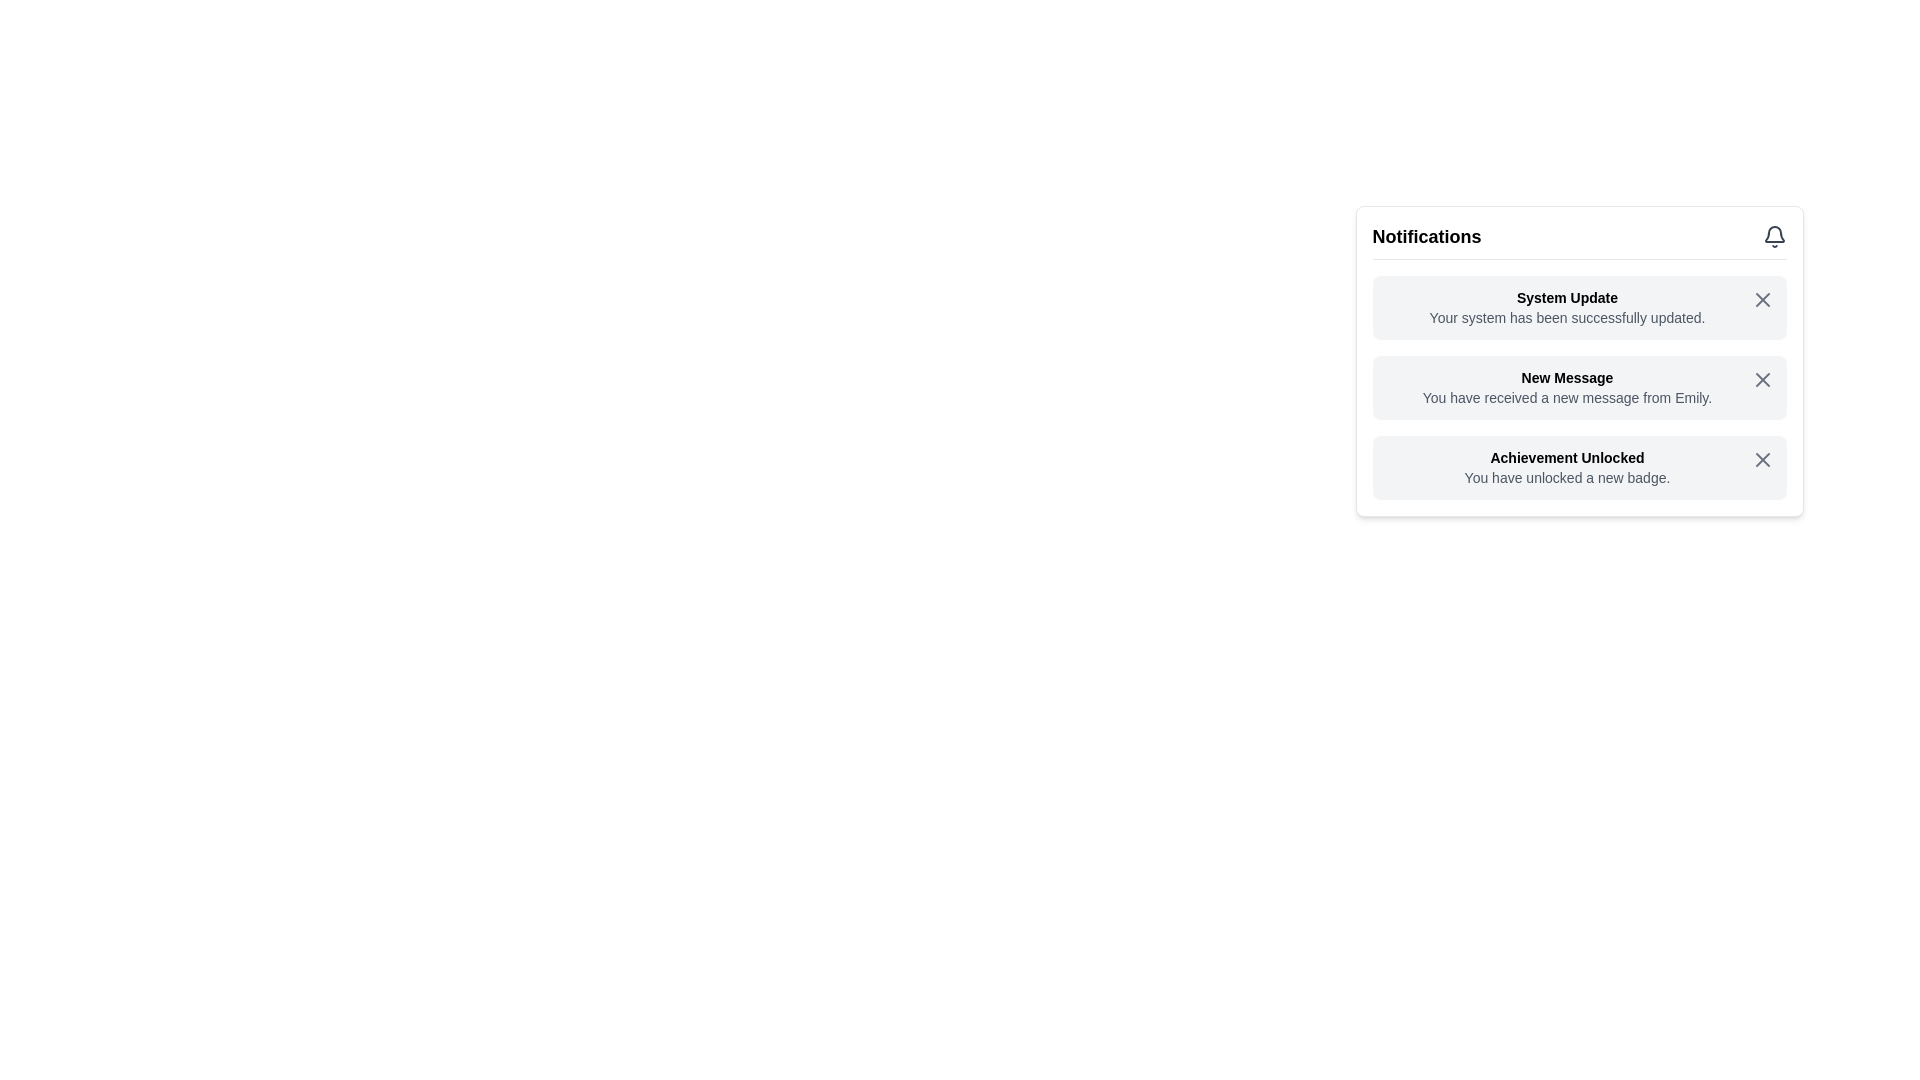  Describe the element at coordinates (1578, 388) in the screenshot. I see `the second notification card in the 'Notifications' widget` at that location.